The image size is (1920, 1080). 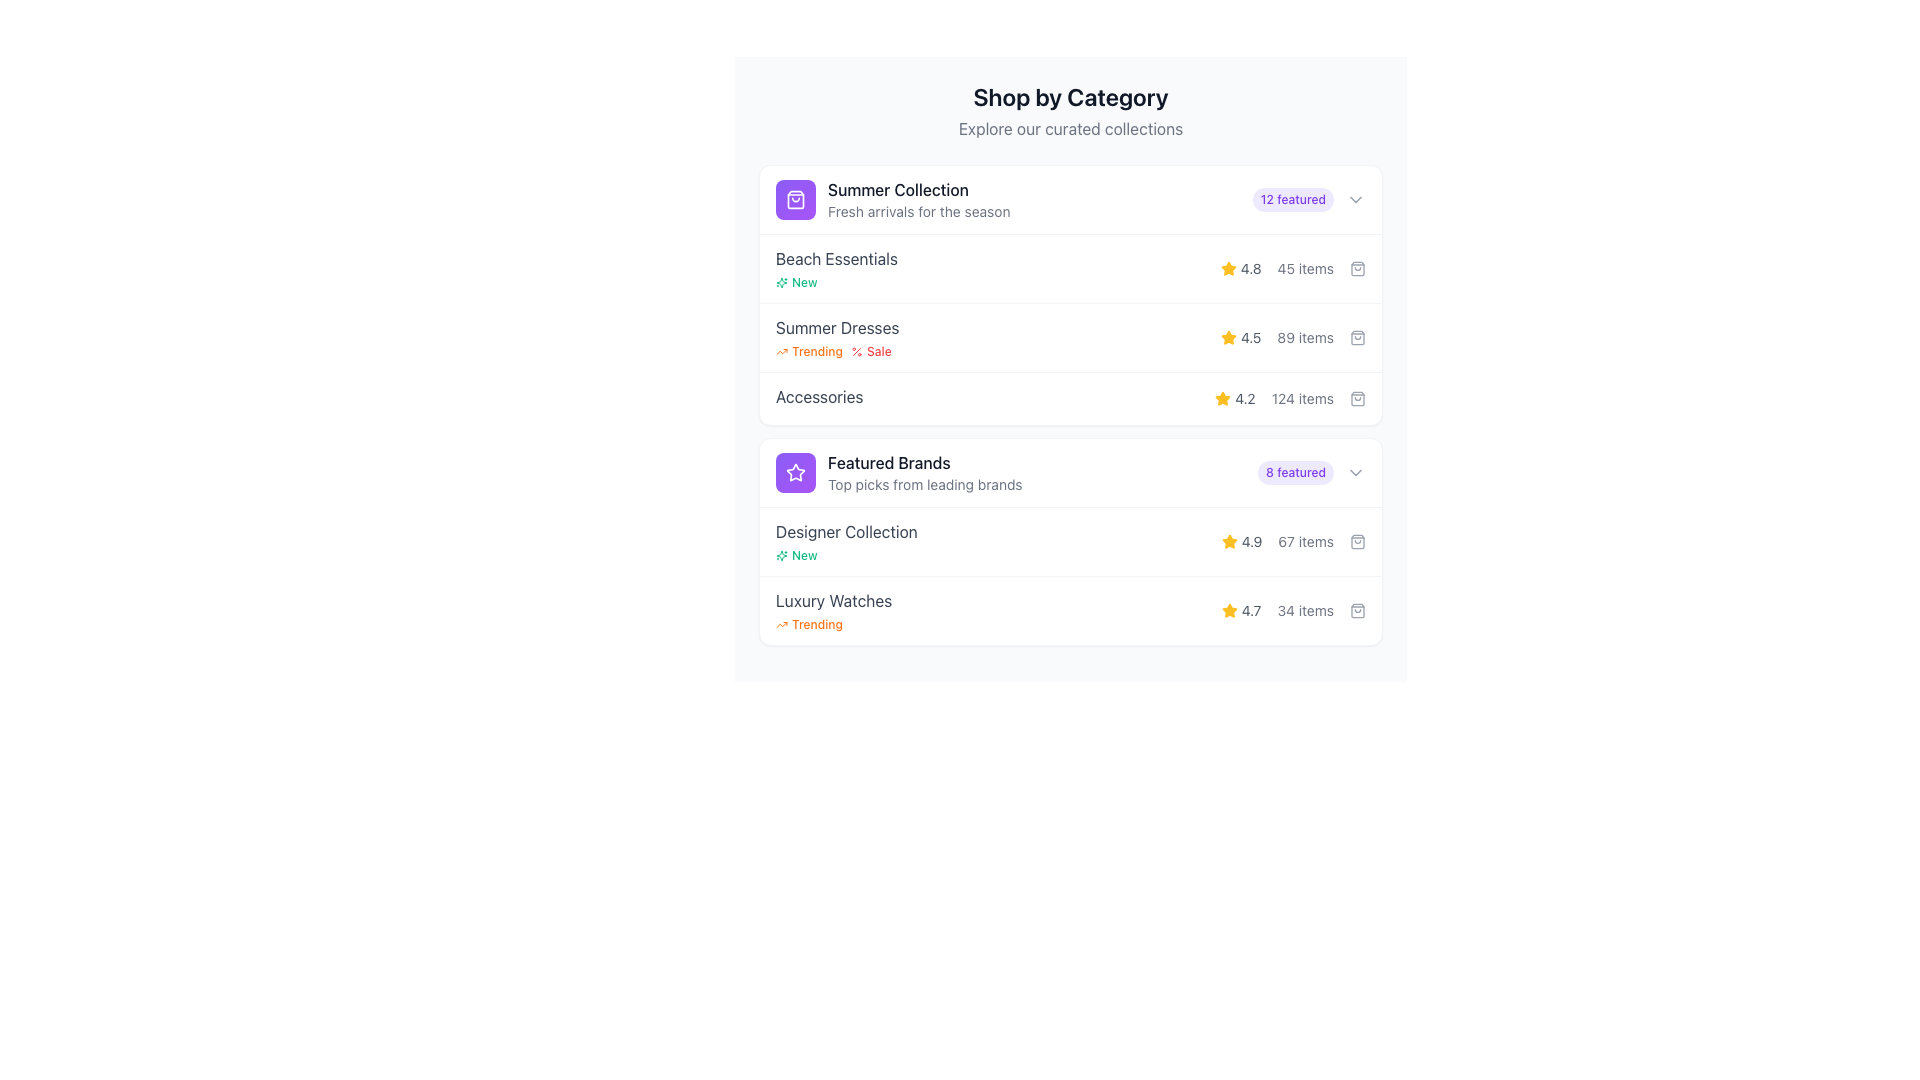 What do you see at coordinates (918, 189) in the screenshot?
I see `header text 'Summer Collection' displayed in the top section of the 'Shop by Category' interface` at bounding box center [918, 189].